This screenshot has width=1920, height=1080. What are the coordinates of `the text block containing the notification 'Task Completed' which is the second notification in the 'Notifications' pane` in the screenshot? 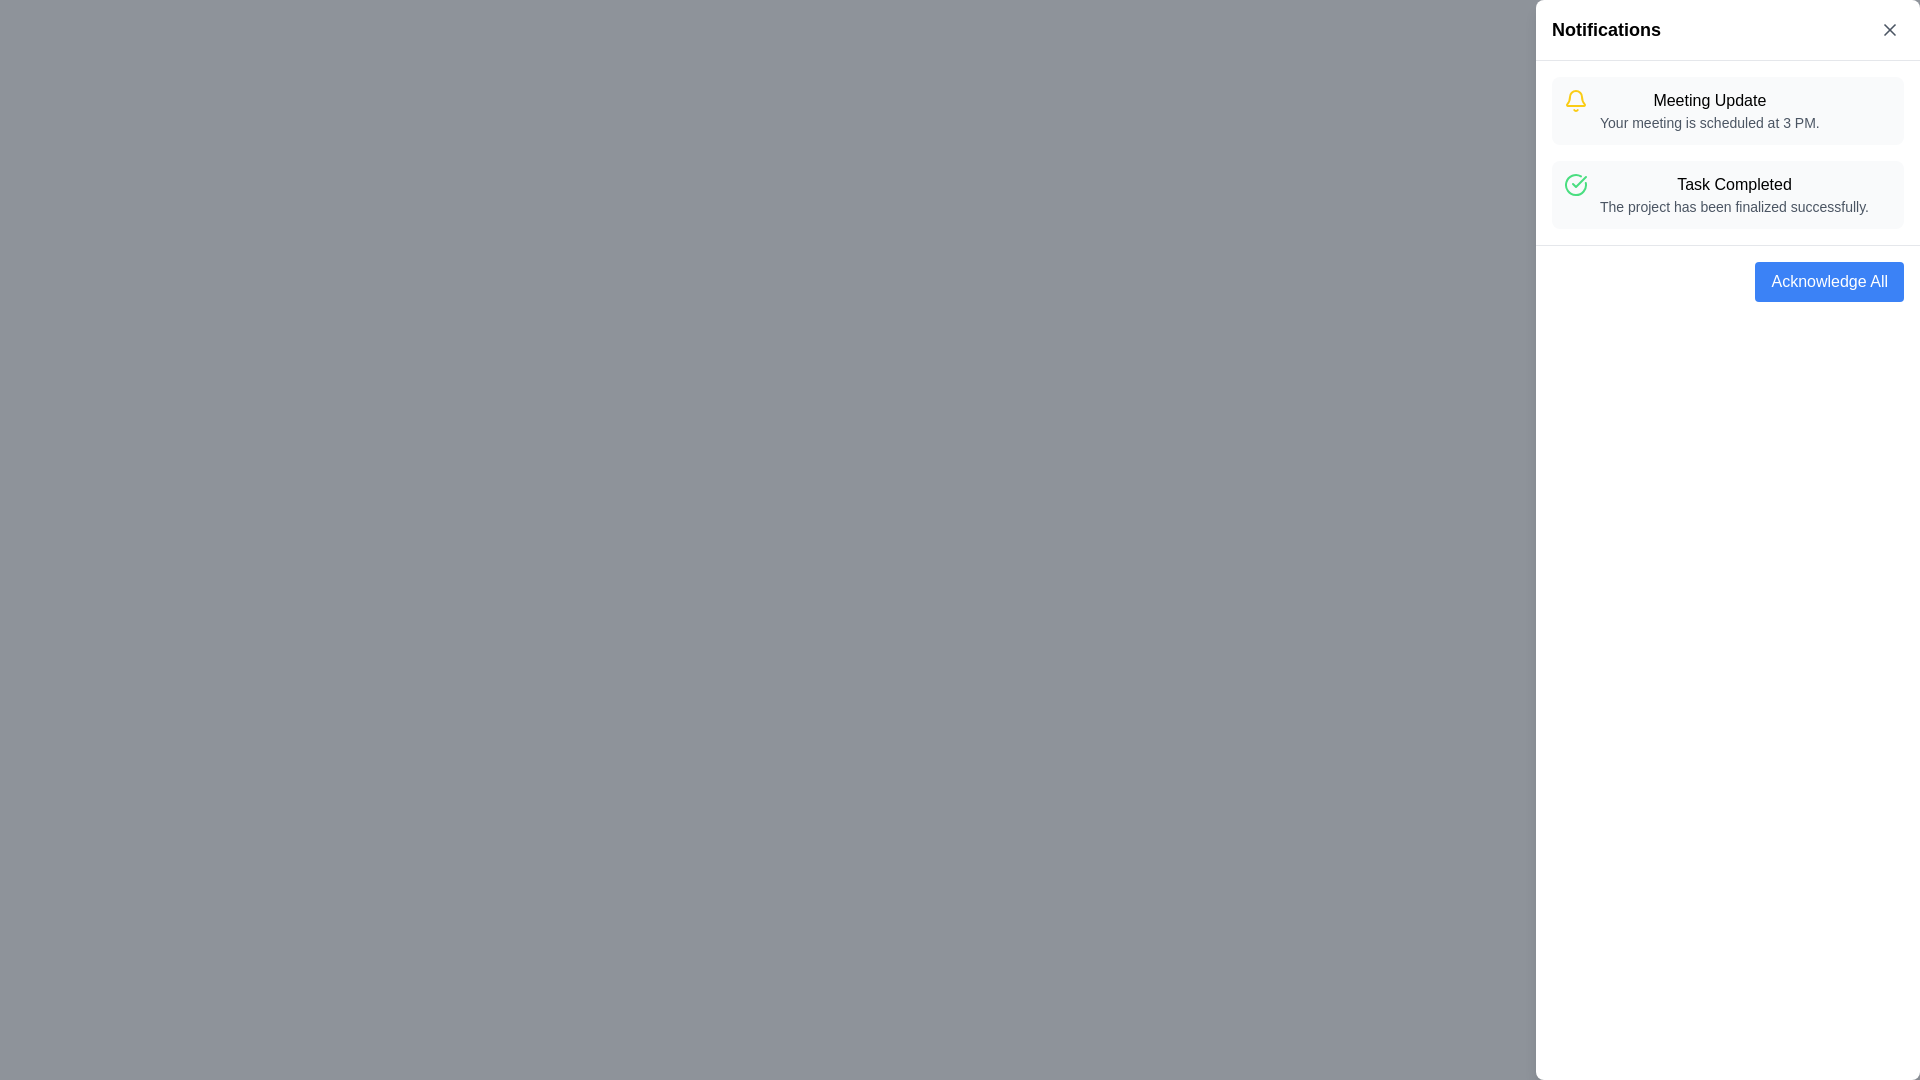 It's located at (1733, 195).